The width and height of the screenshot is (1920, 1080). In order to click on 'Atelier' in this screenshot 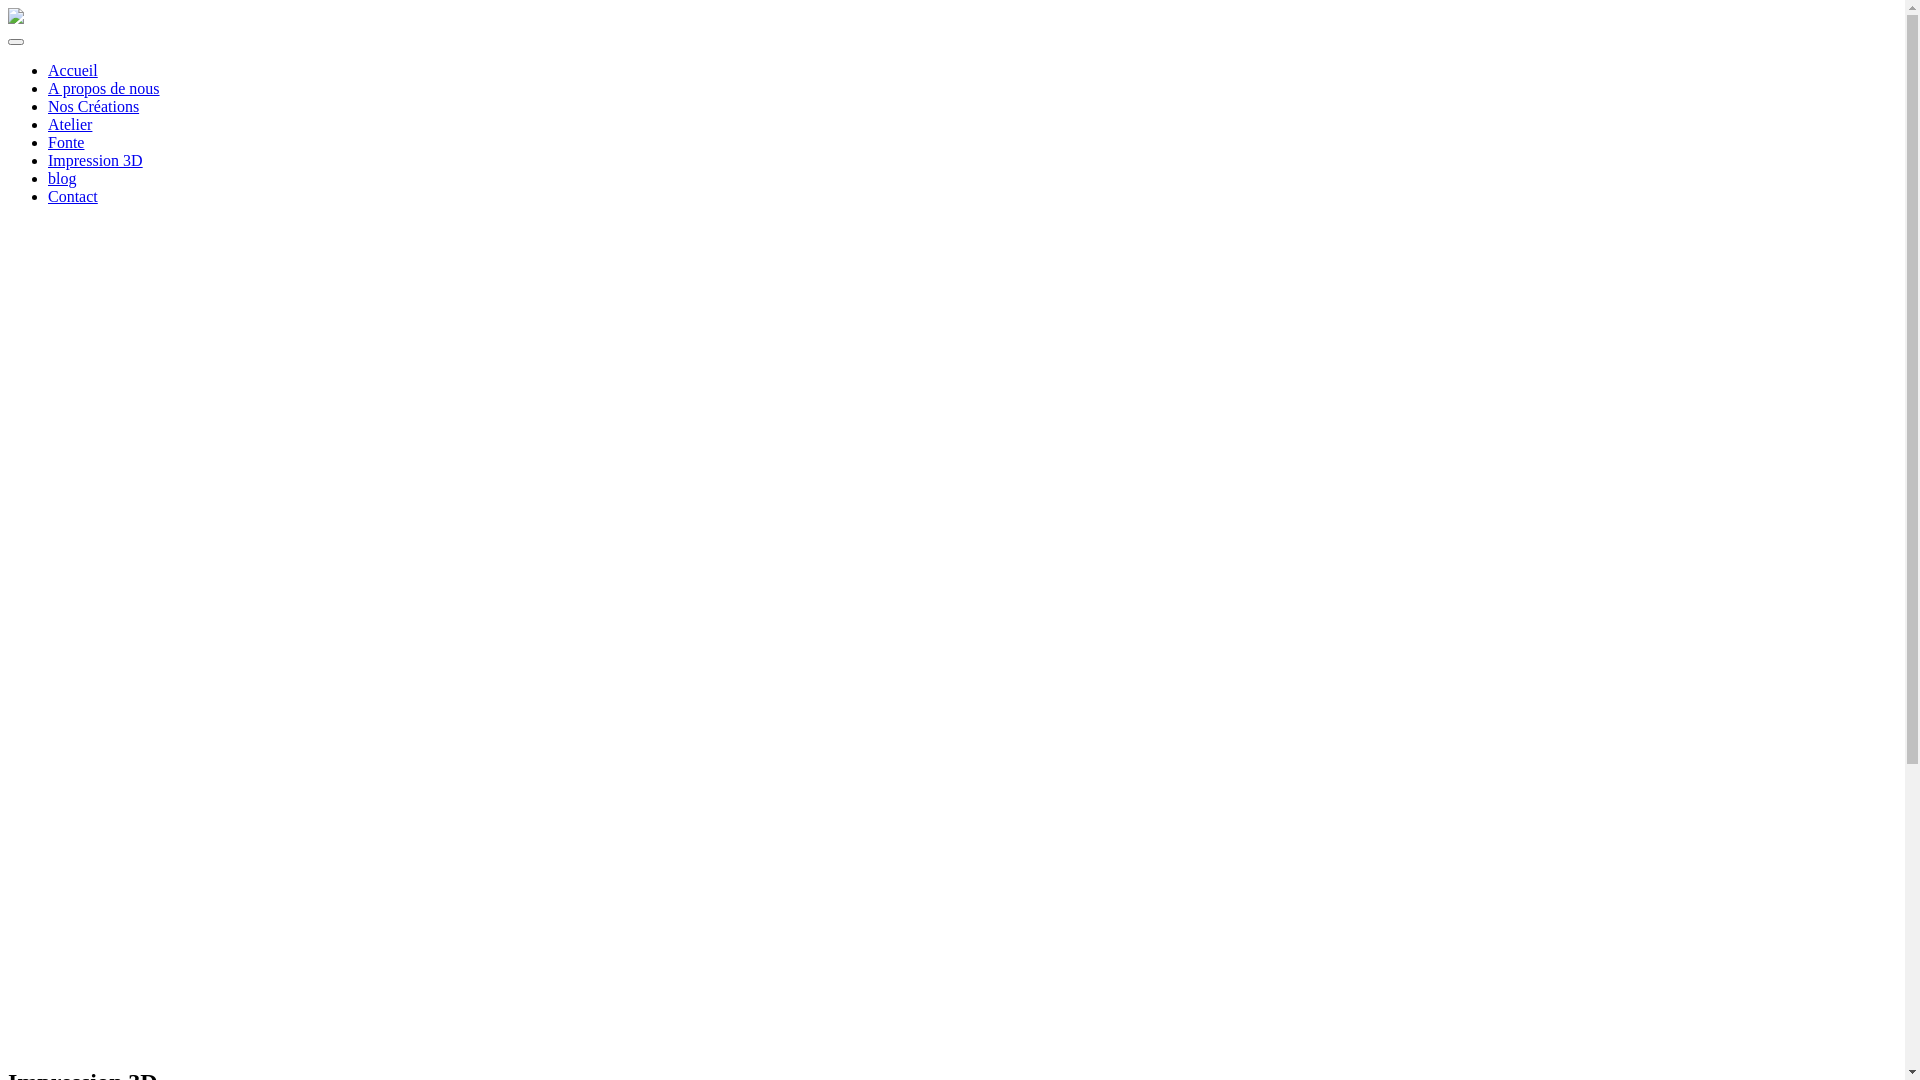, I will do `click(48, 124)`.